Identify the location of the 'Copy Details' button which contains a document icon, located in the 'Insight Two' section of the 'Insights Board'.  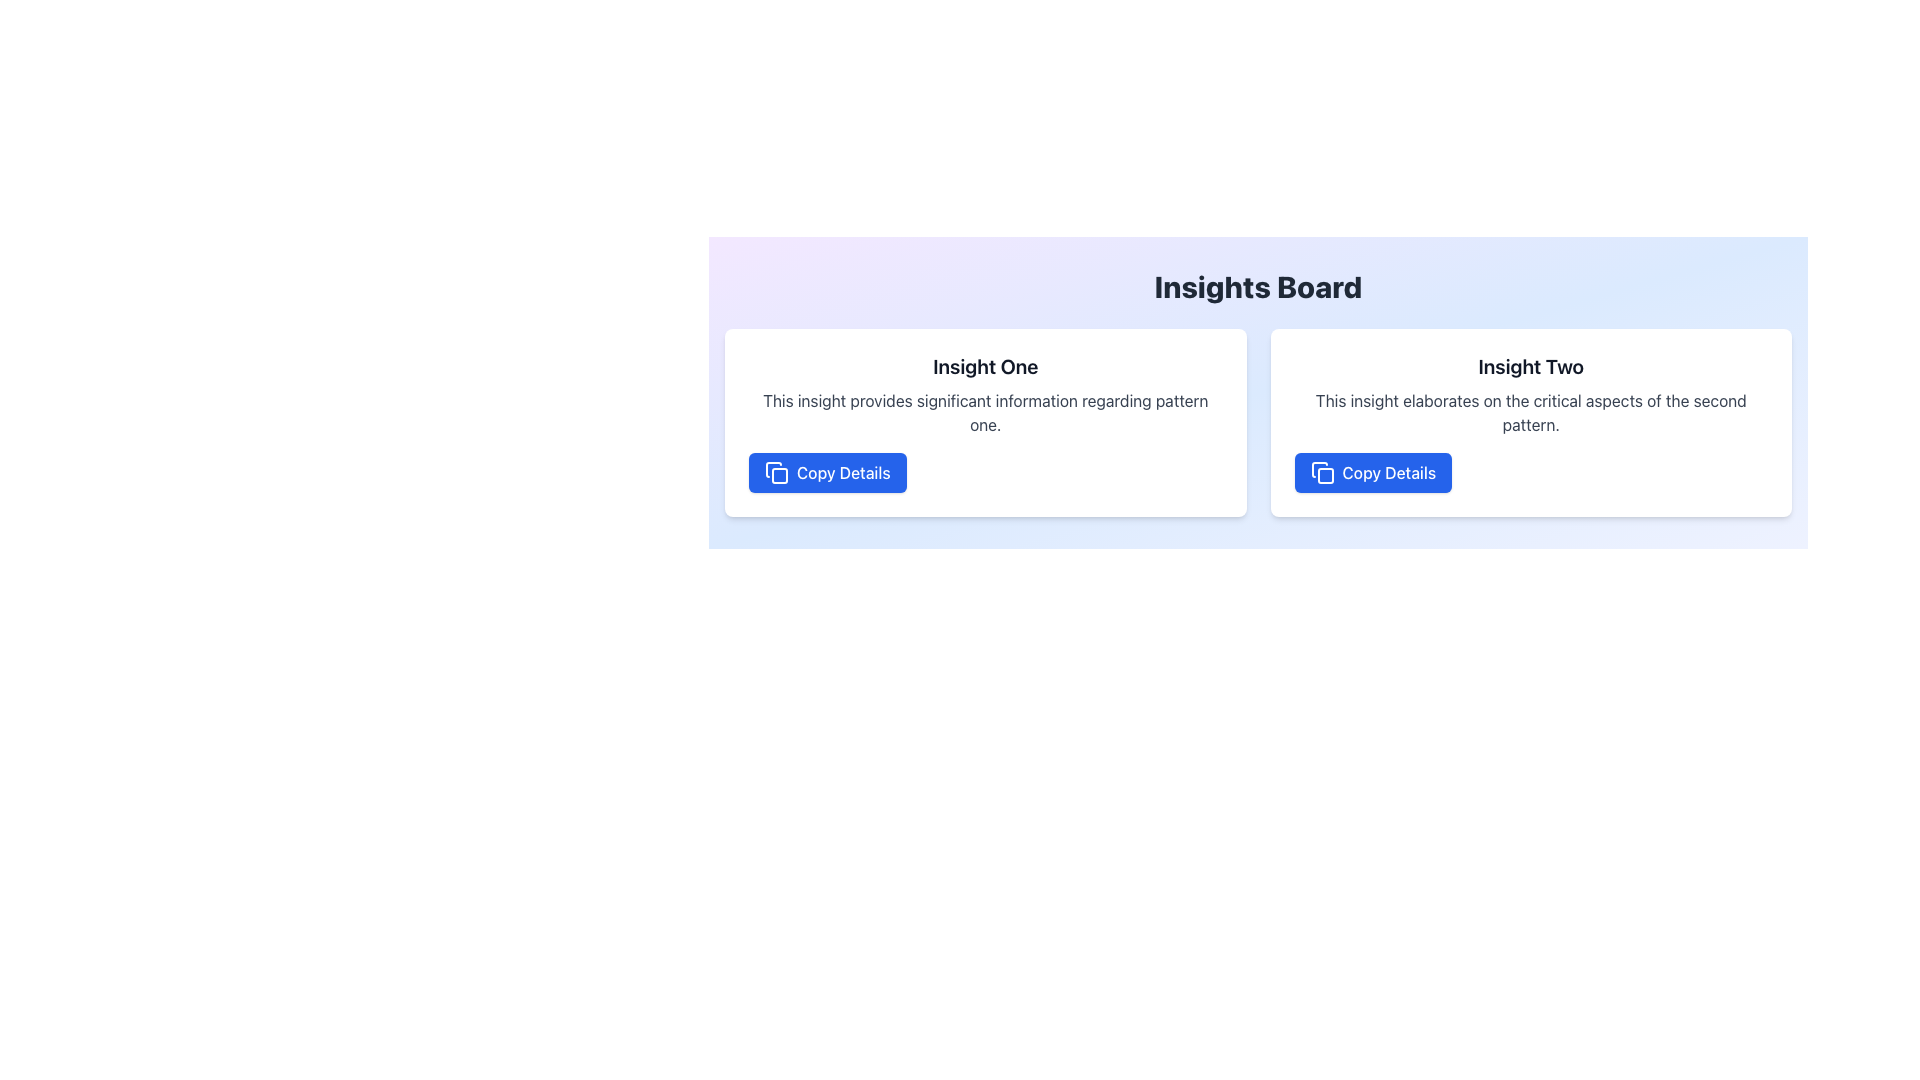
(1319, 470).